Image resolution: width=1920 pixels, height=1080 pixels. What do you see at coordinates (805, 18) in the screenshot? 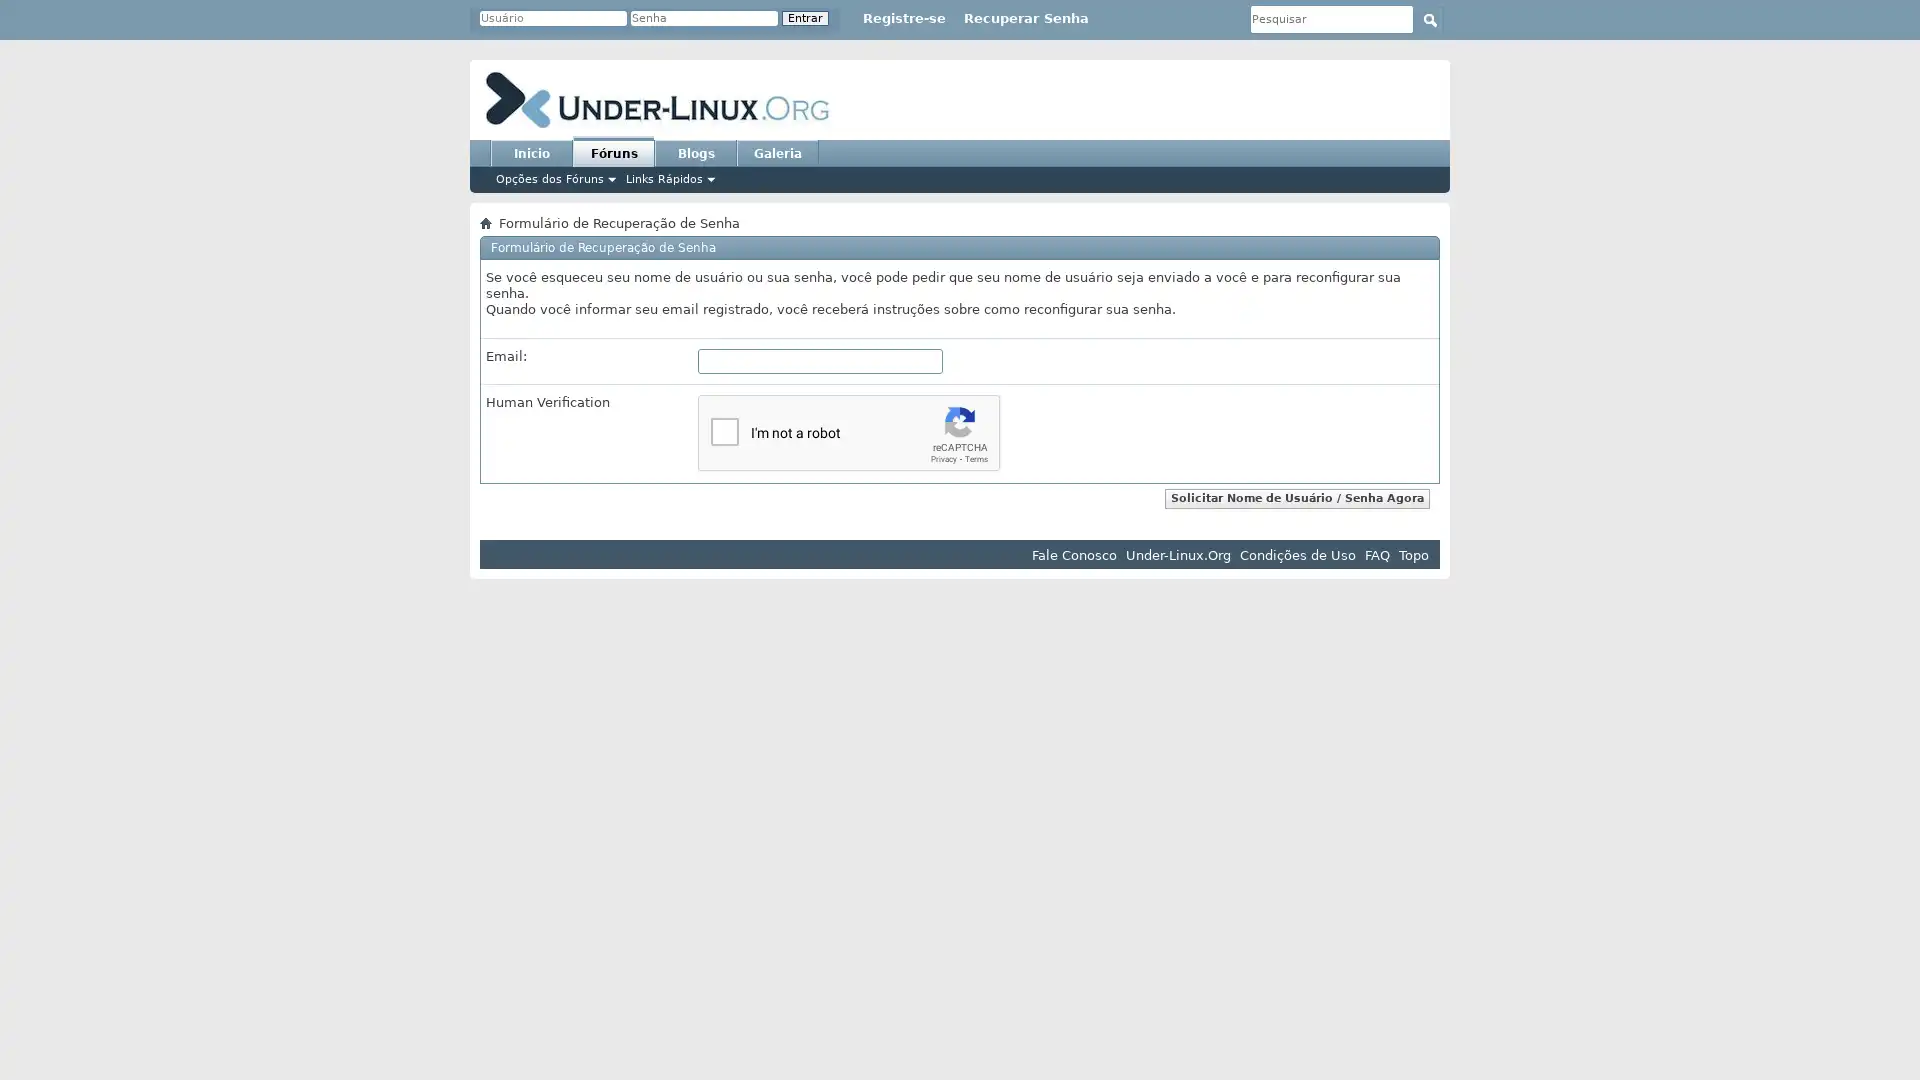
I see `Entrar` at bounding box center [805, 18].